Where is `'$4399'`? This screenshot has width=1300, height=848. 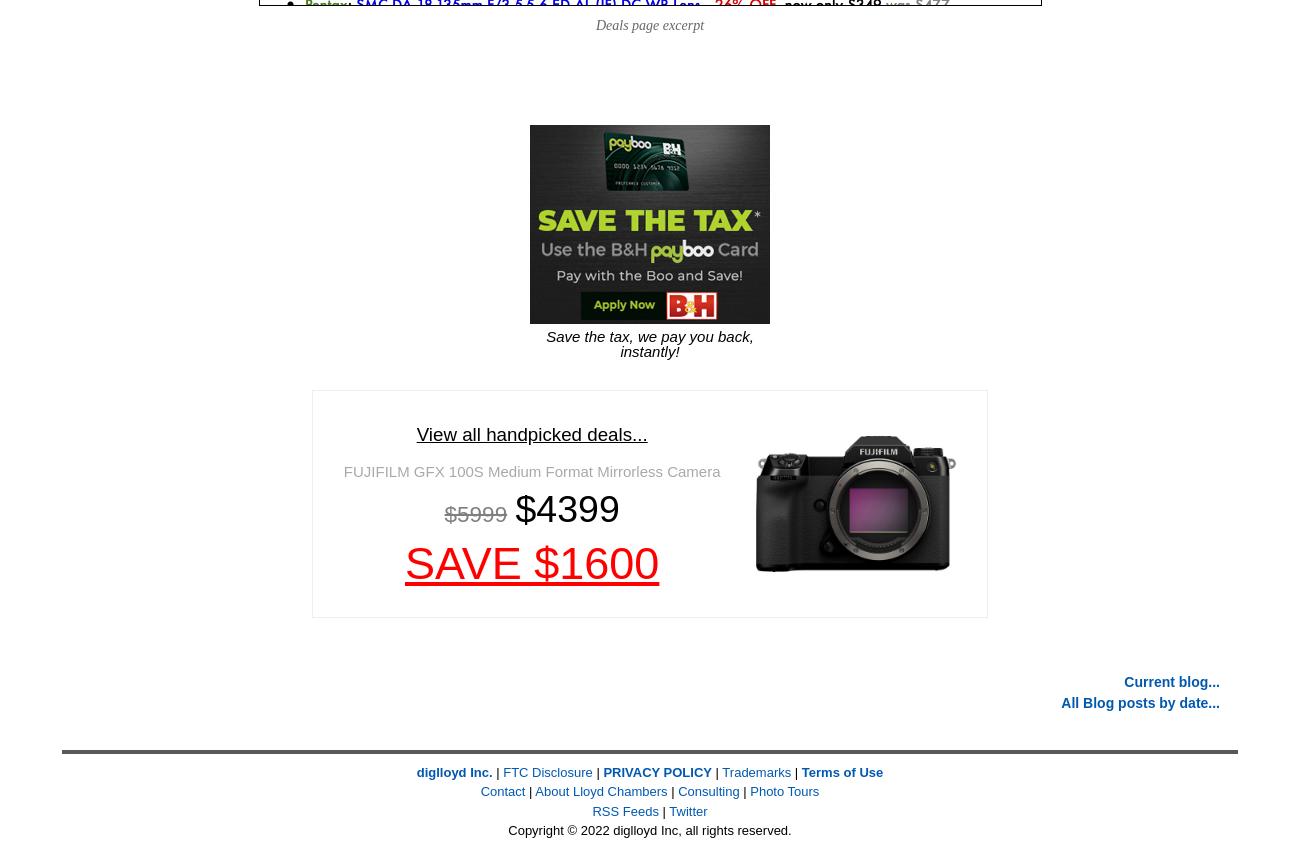
'$4399' is located at coordinates (515, 508).